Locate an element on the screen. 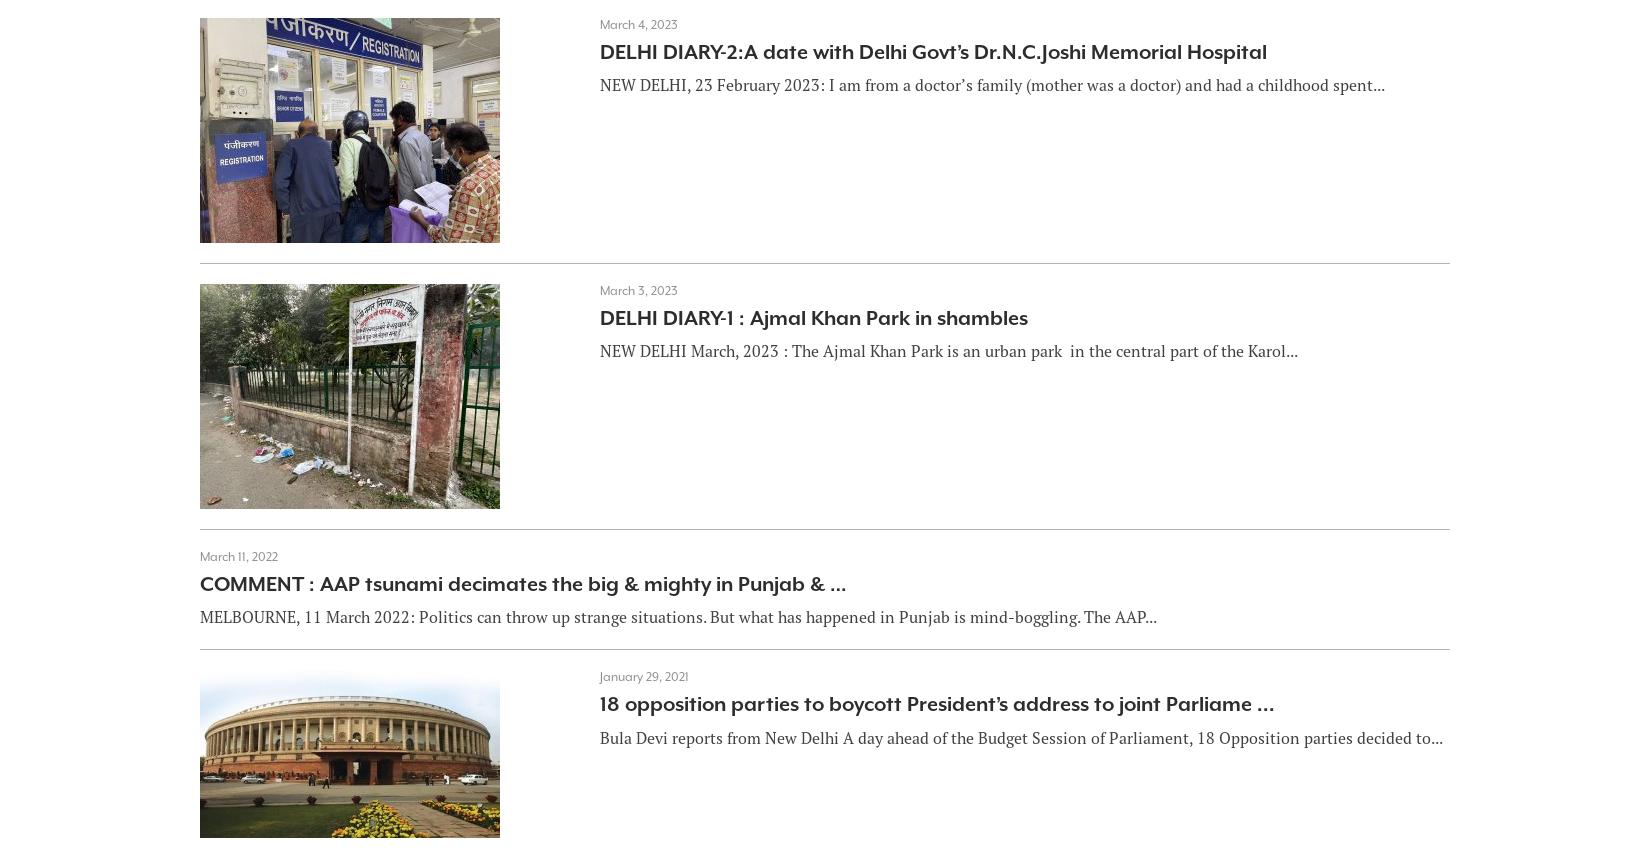 This screenshot has width=1650, height=851. 'DELHI DIARY-1 : Ajmal Khan Park in shambles' is located at coordinates (811, 317).